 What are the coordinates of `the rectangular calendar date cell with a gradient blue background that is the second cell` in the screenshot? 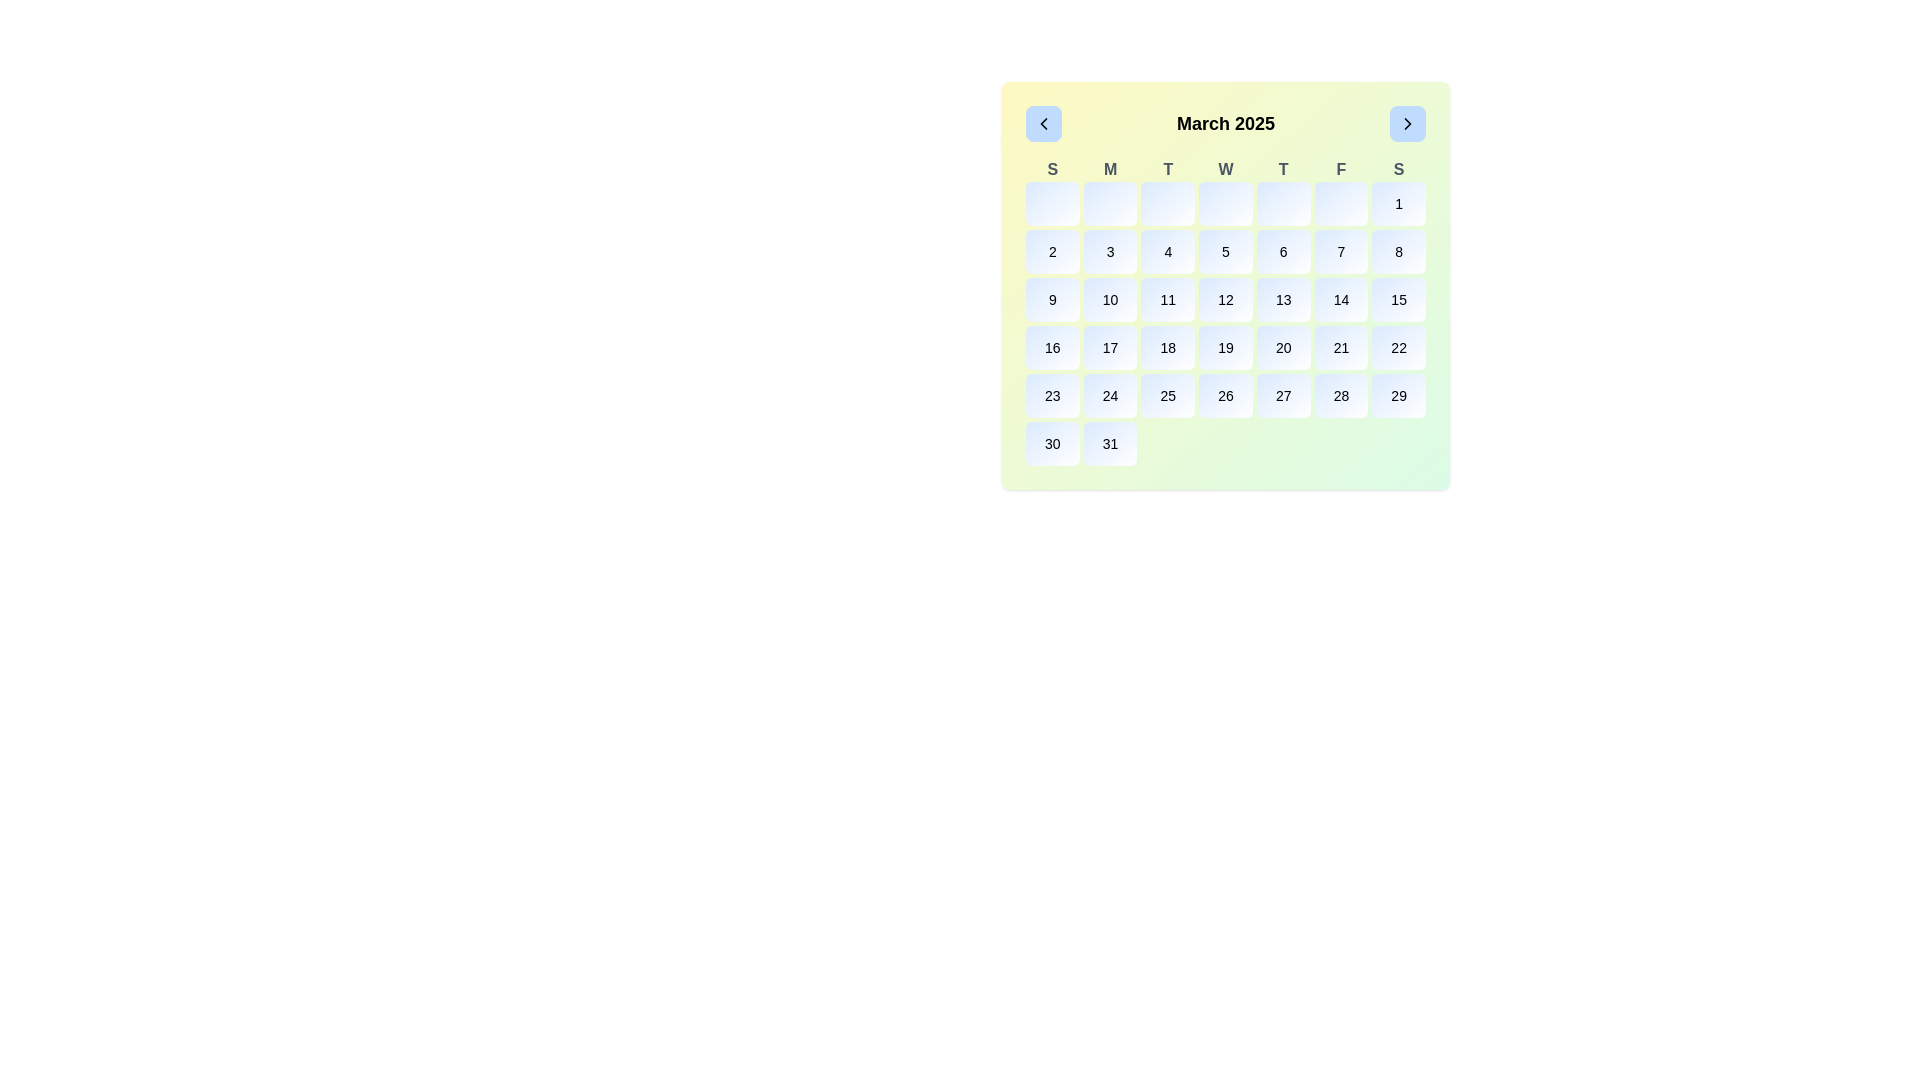 It's located at (1109, 204).